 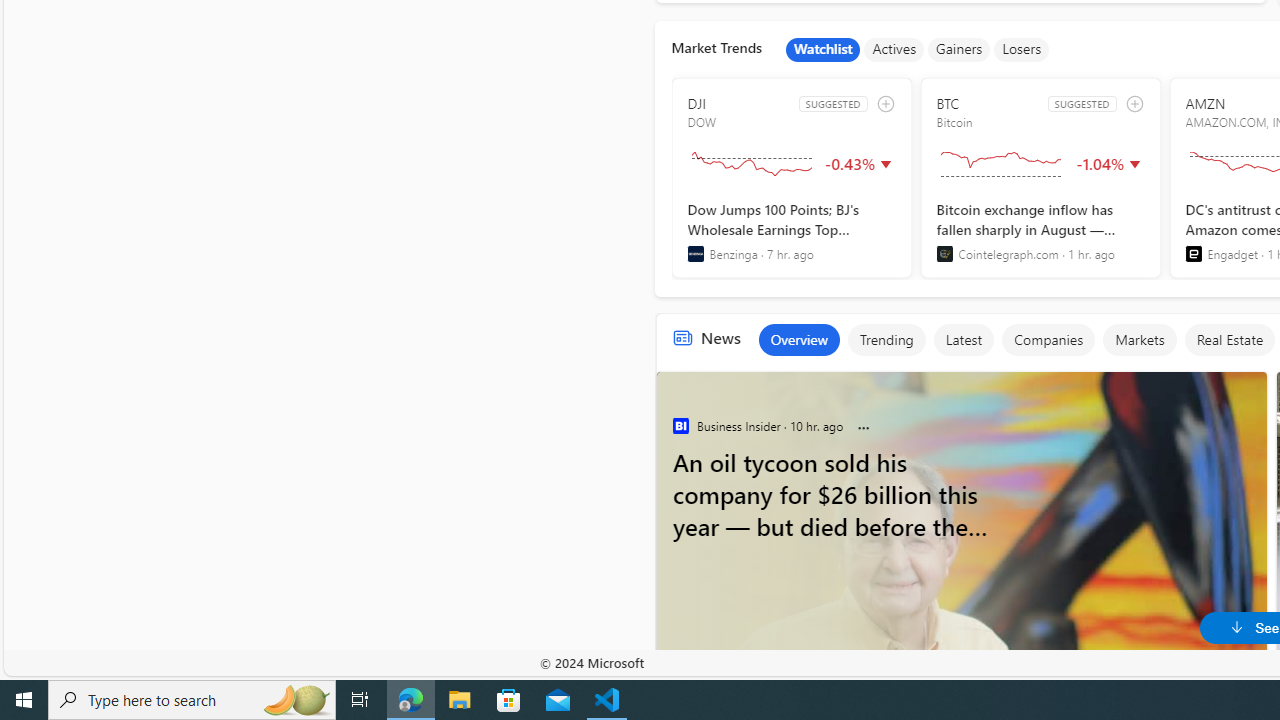 What do you see at coordinates (1134, 104) in the screenshot?
I see `'add to watchlist'` at bounding box center [1134, 104].